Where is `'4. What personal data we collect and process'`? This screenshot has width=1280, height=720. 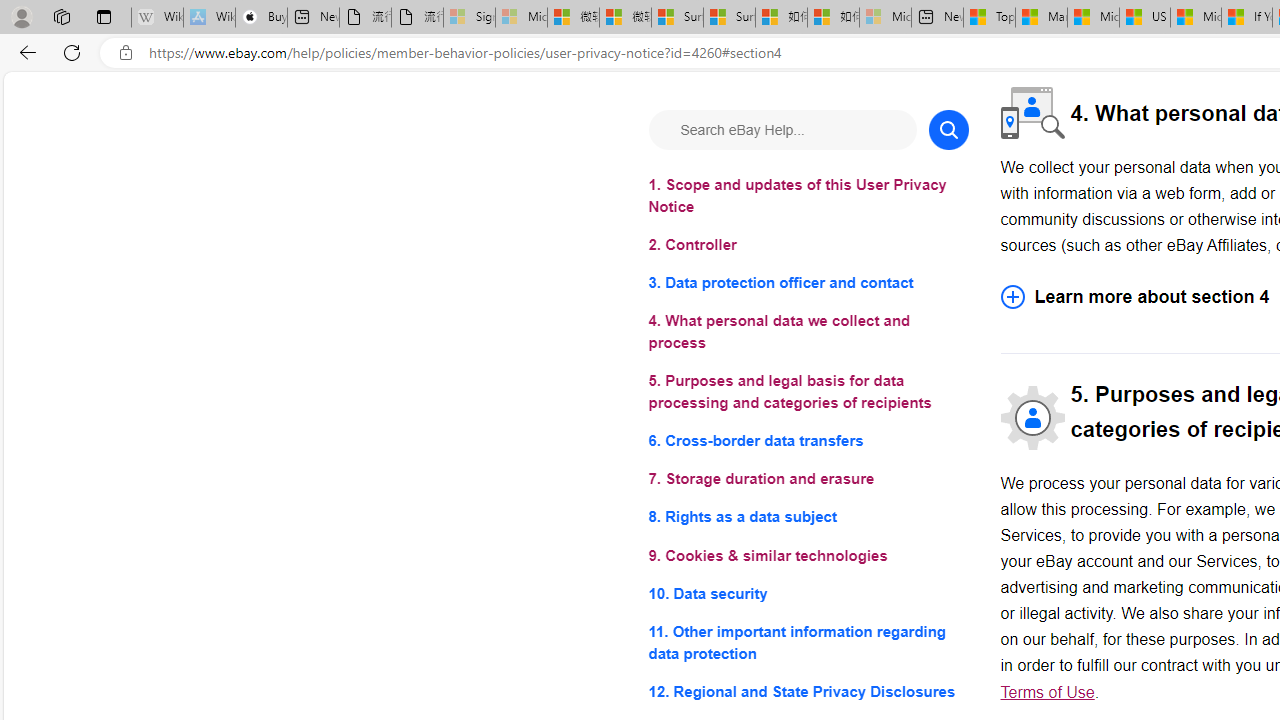
'4. What personal data we collect and process' is located at coordinates (808, 331).